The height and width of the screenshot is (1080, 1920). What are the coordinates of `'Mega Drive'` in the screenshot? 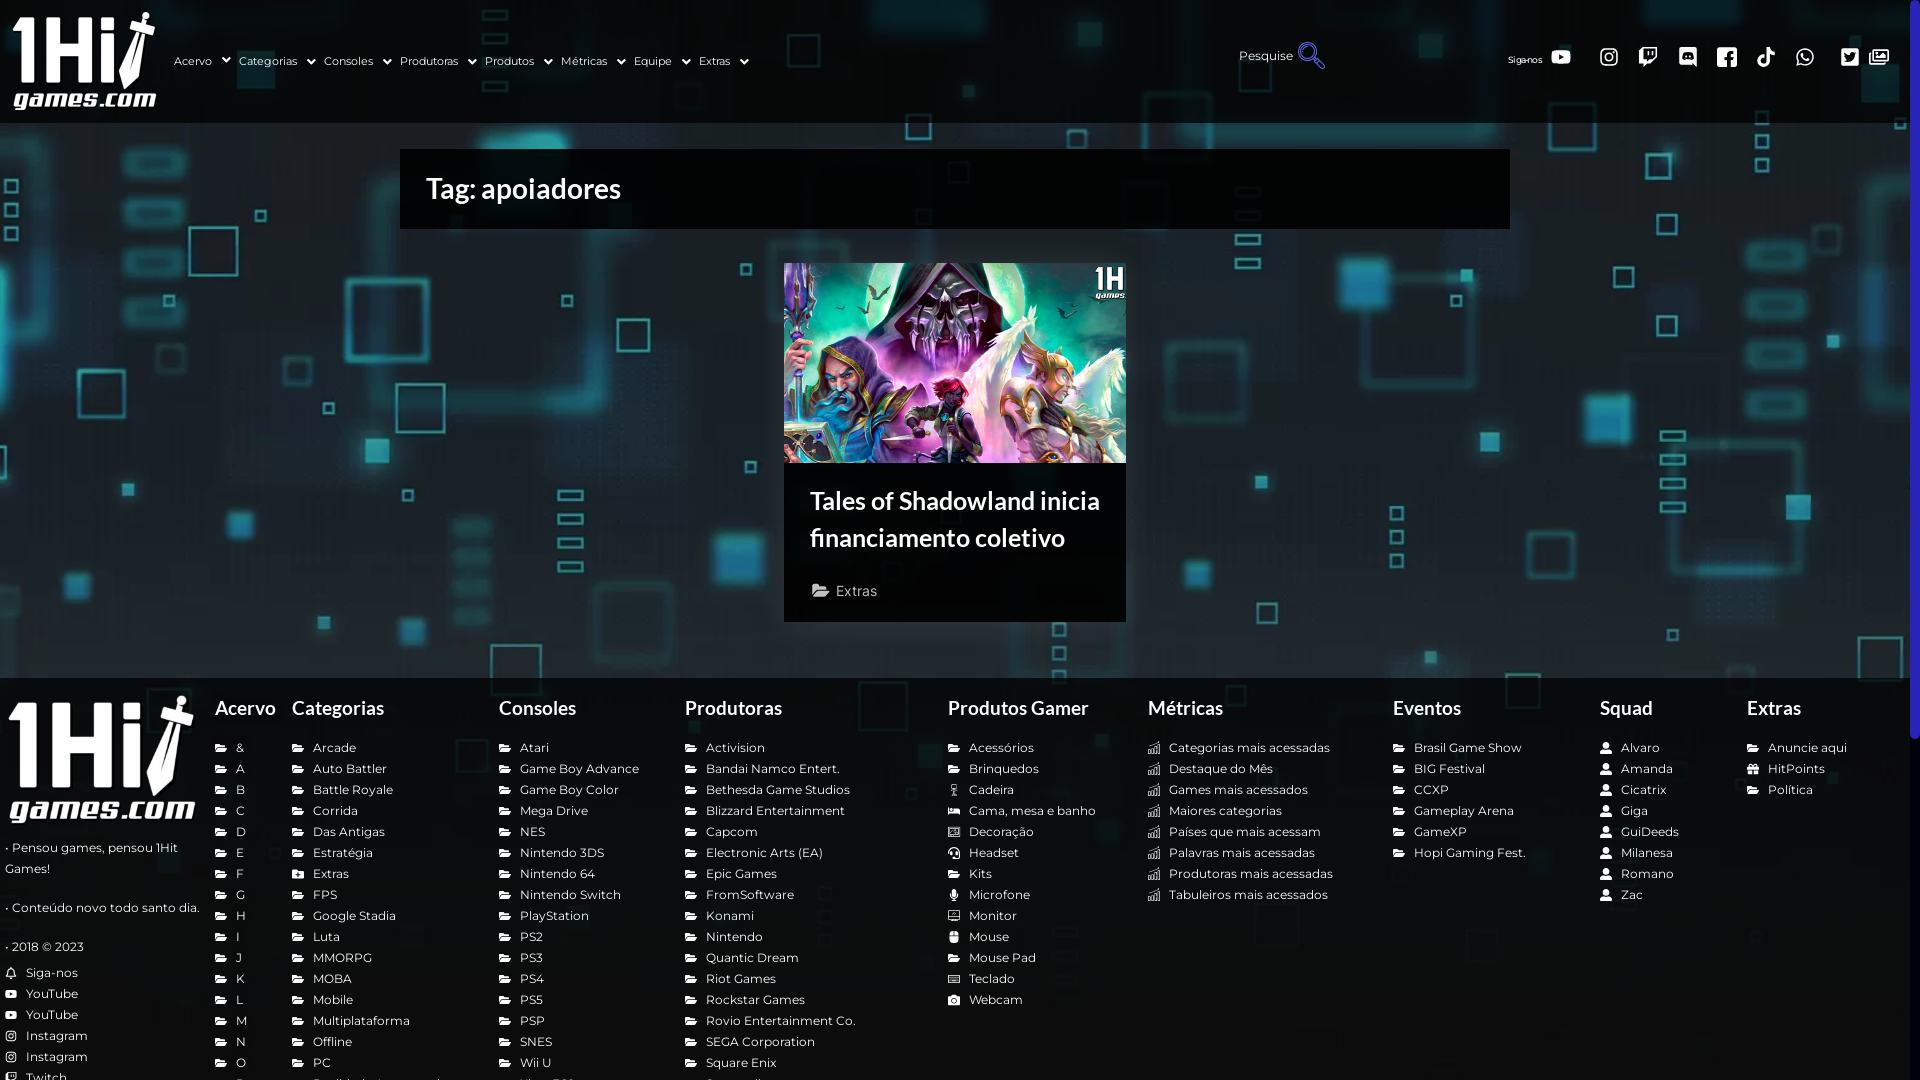 It's located at (580, 810).